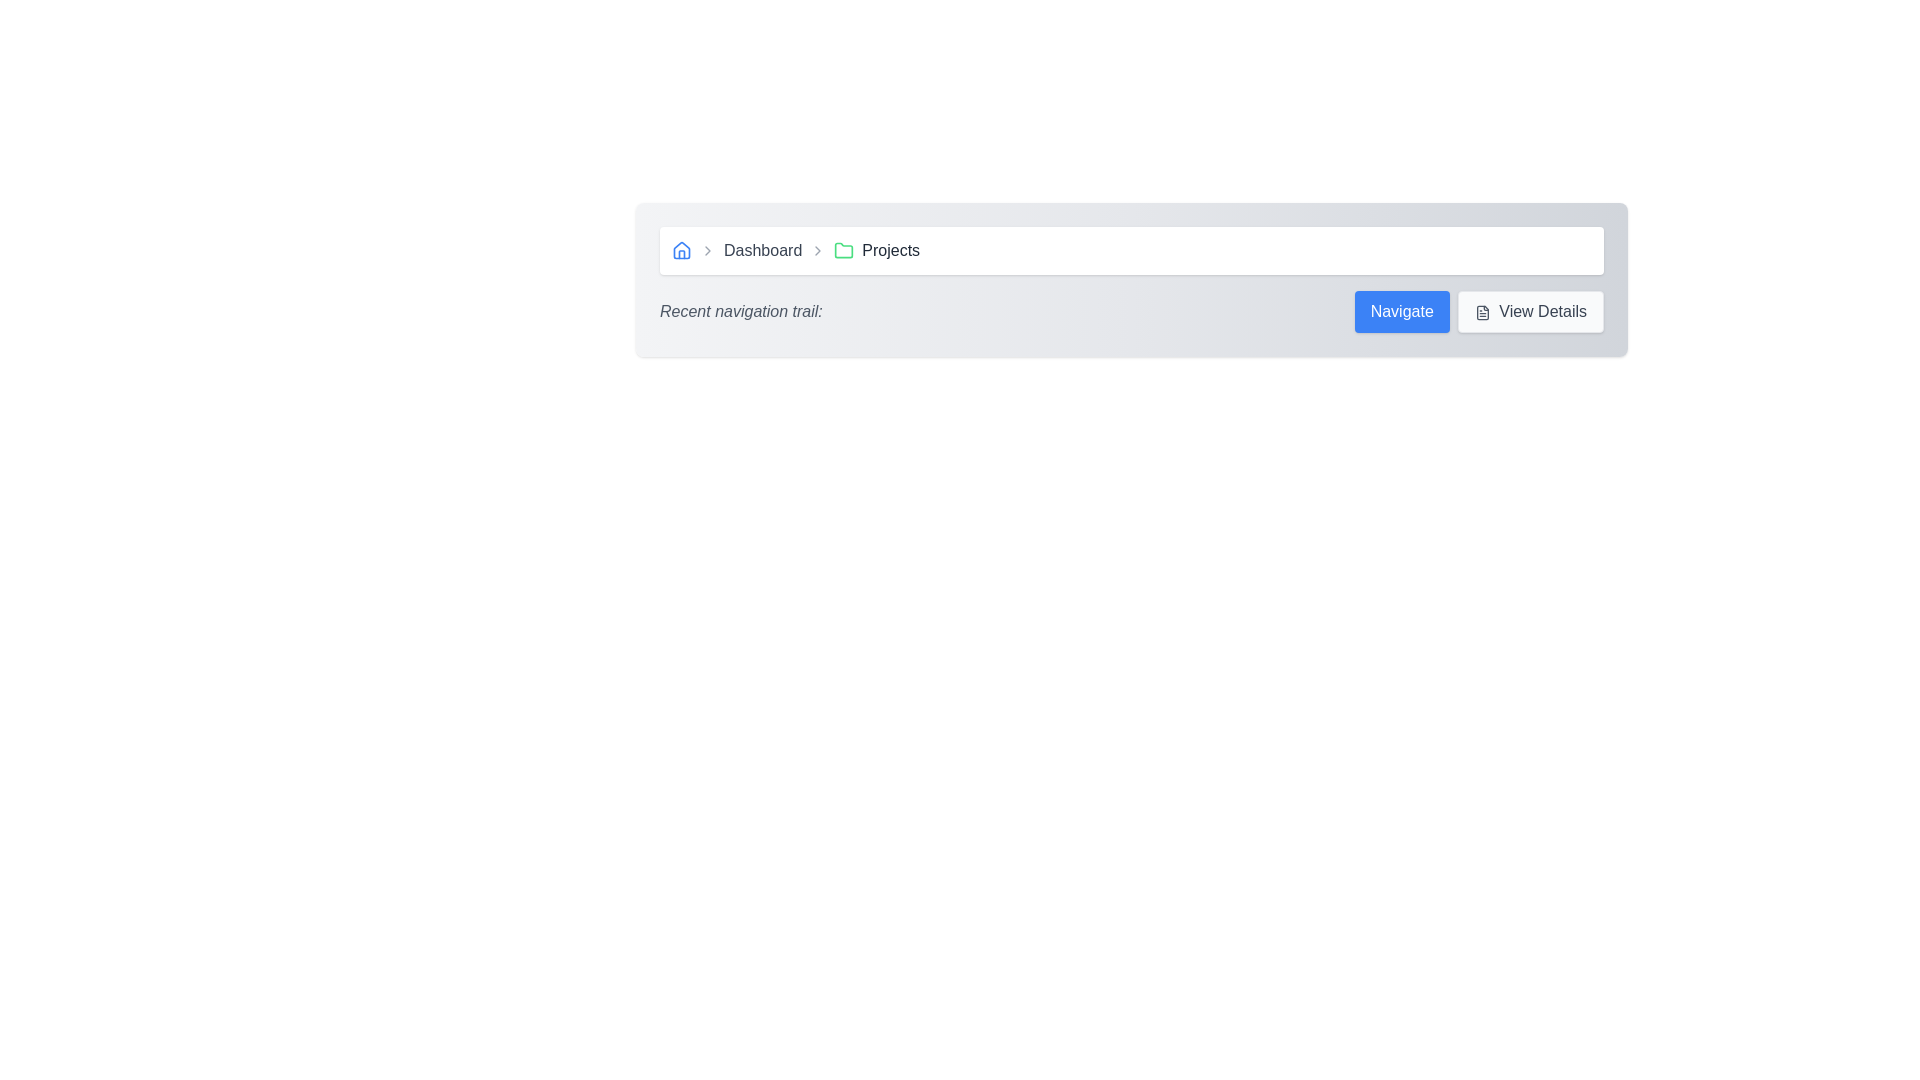 Image resolution: width=1920 pixels, height=1080 pixels. I want to click on the second chevron-right icon in the breadcrumb navigation that separates 'Dashboard' and the 'Projects' green folder icon, so click(818, 249).